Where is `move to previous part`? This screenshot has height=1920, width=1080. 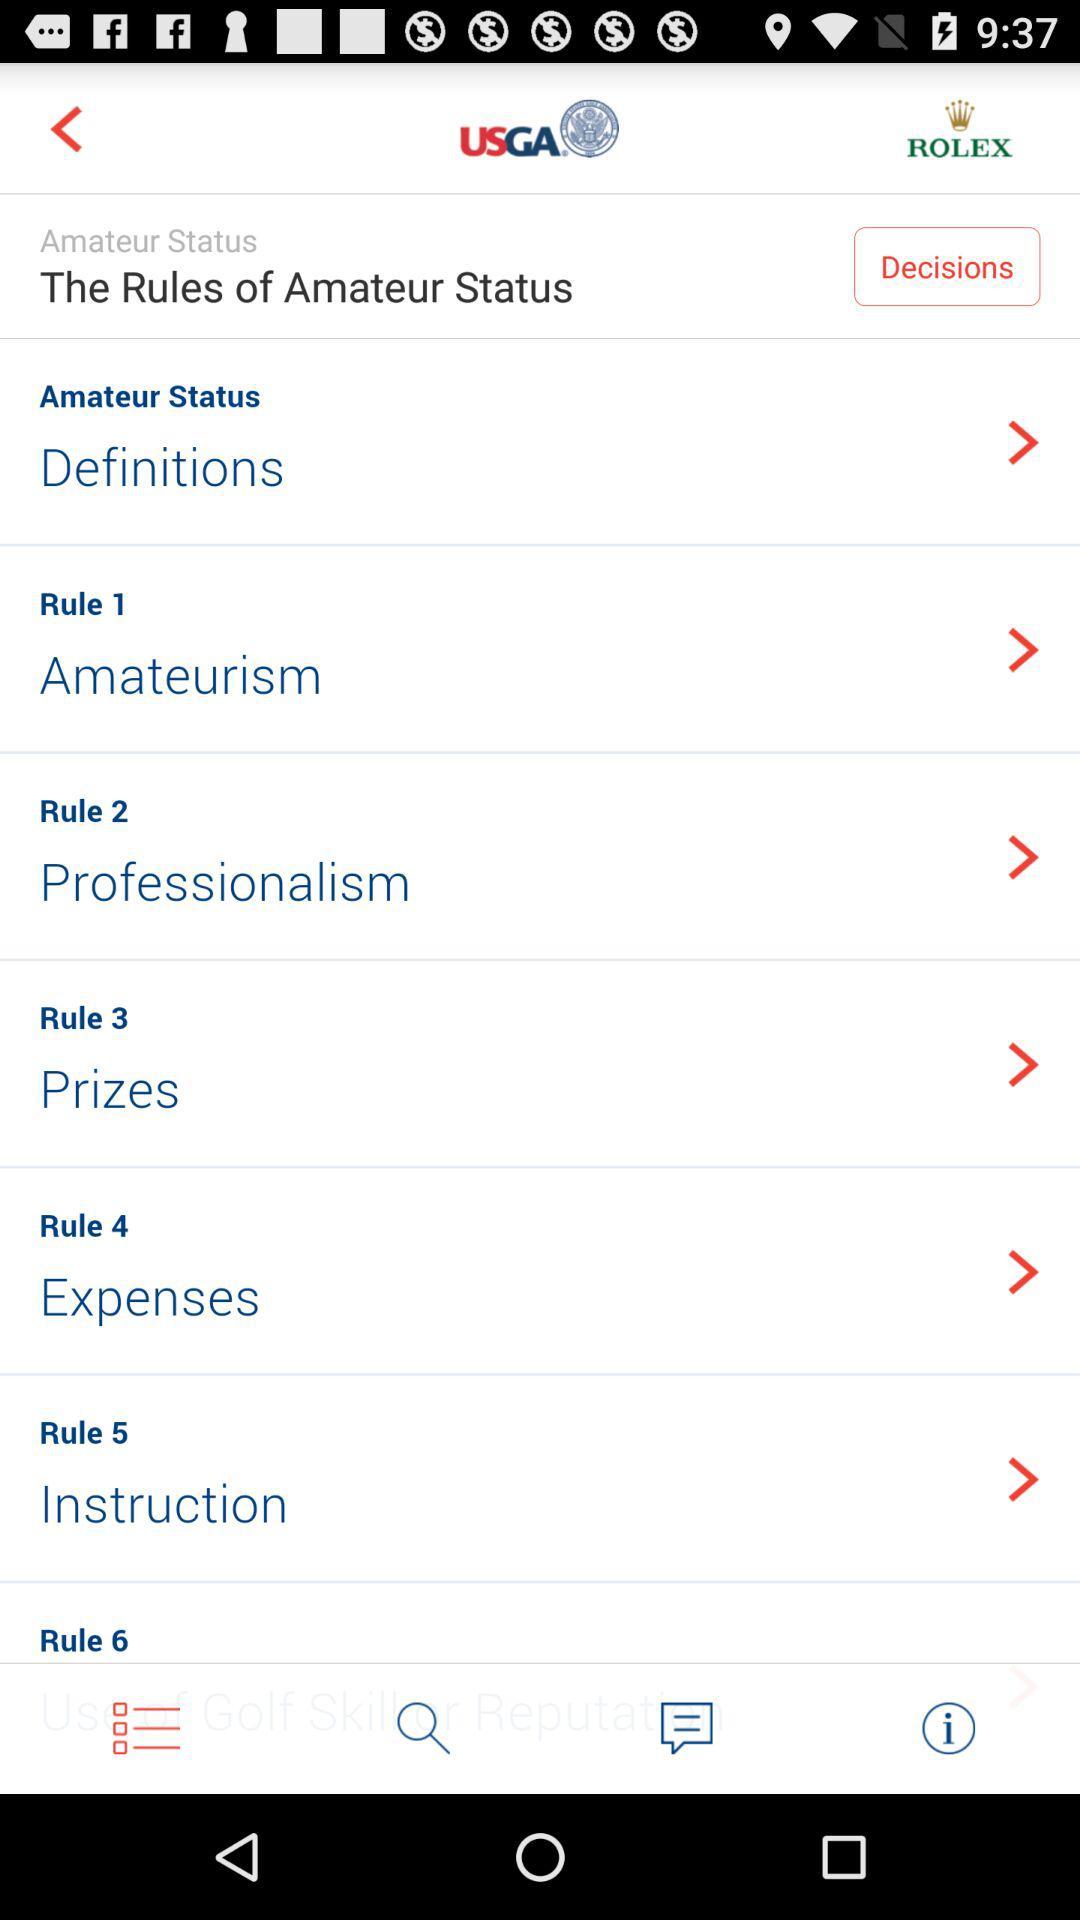 move to previous part is located at coordinates (64, 127).